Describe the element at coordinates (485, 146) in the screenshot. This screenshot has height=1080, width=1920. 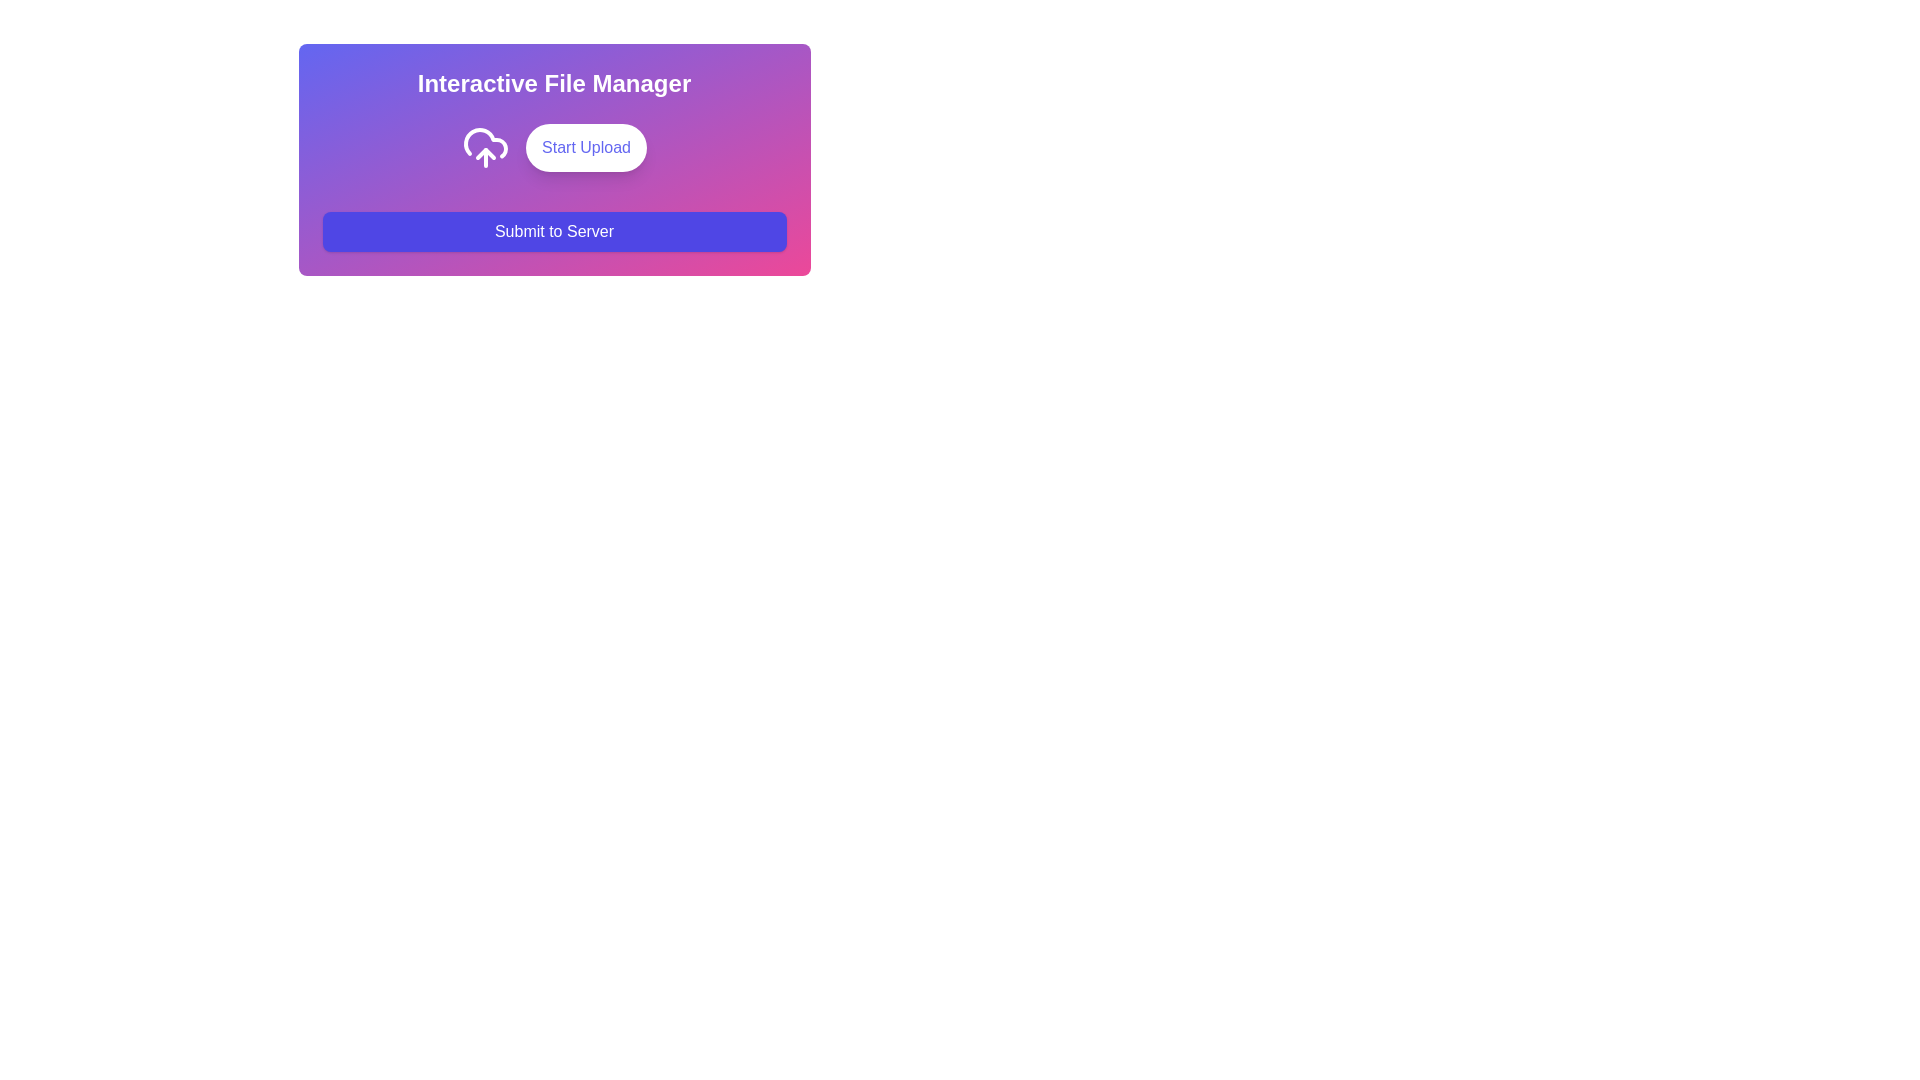
I see `the SVG graphical icon located to the left of the 'Start Upload' button in the 'Interactive File Manager' to initiate a file upload` at that location.